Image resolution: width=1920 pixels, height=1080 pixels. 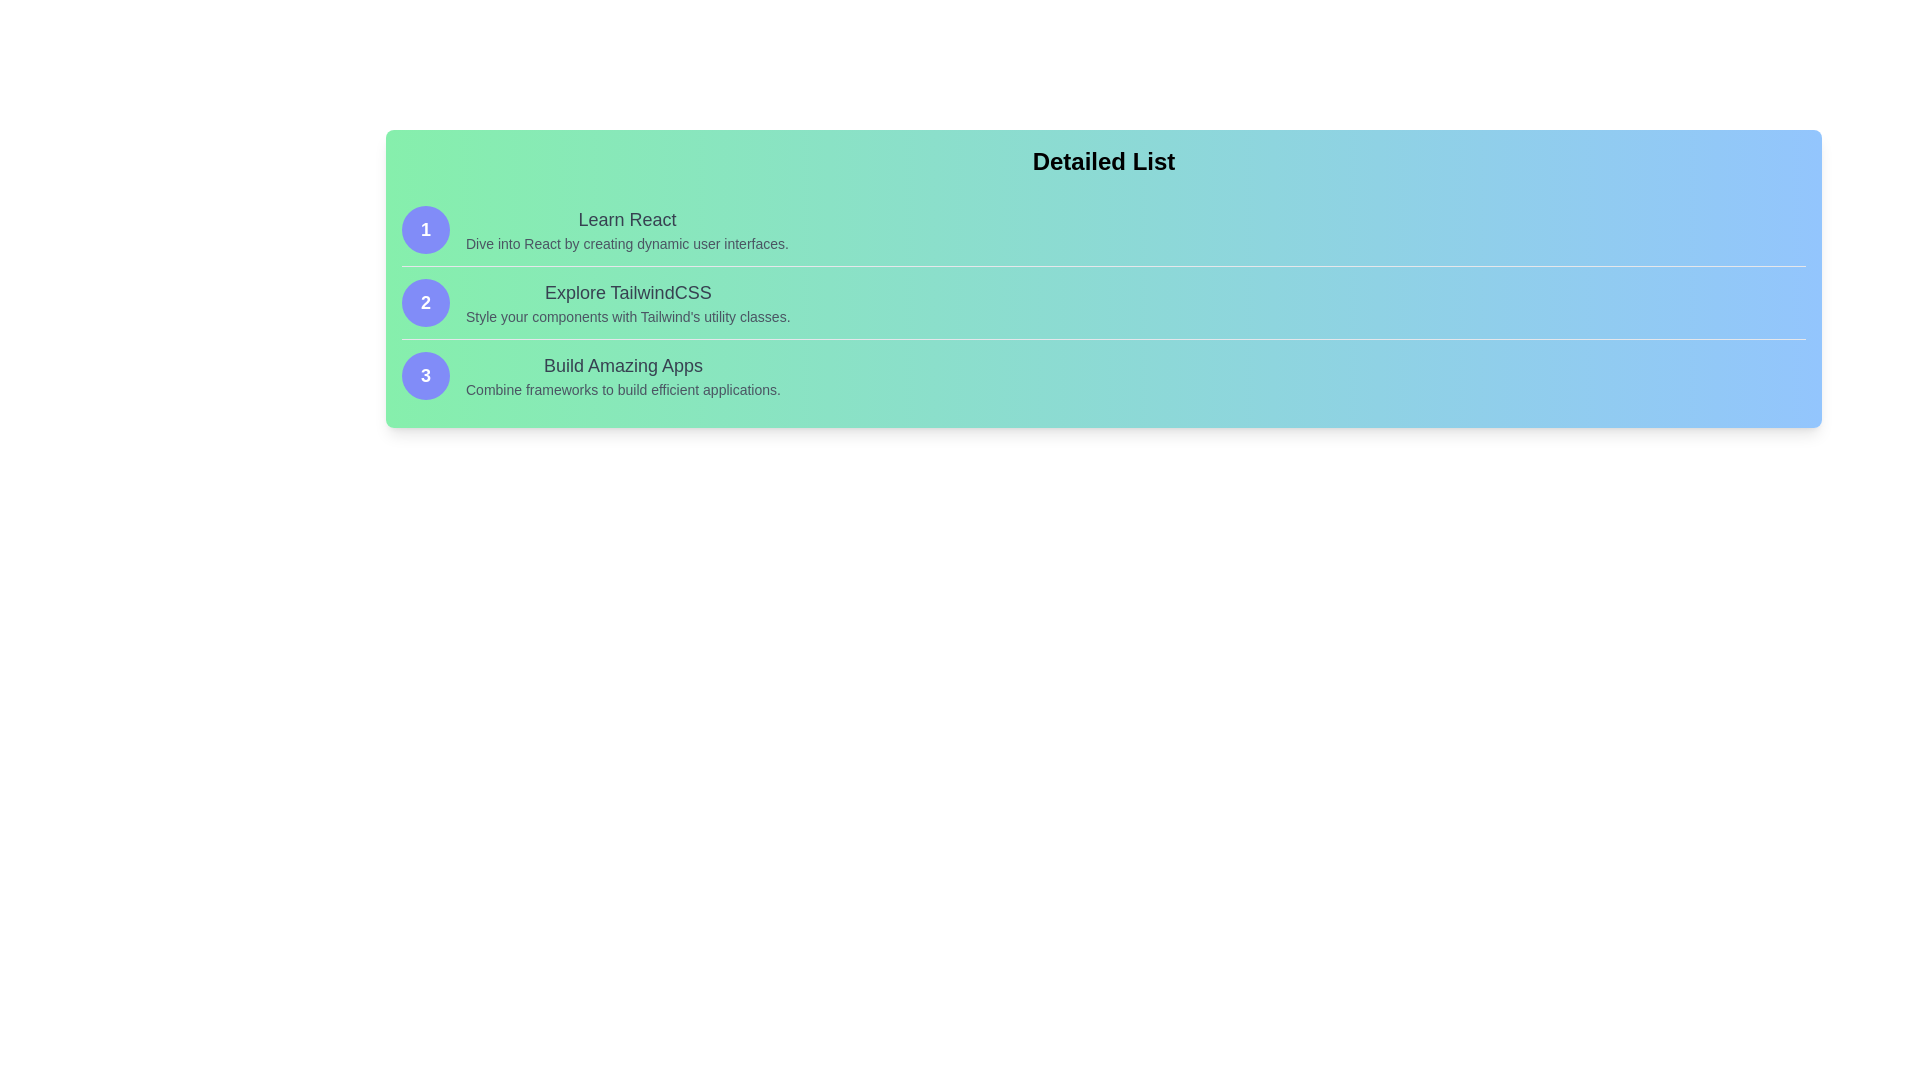 I want to click on static text that says 'Build Amazing Apps', which is prominently displayed in a larger font against a gradient background, so click(x=622, y=366).